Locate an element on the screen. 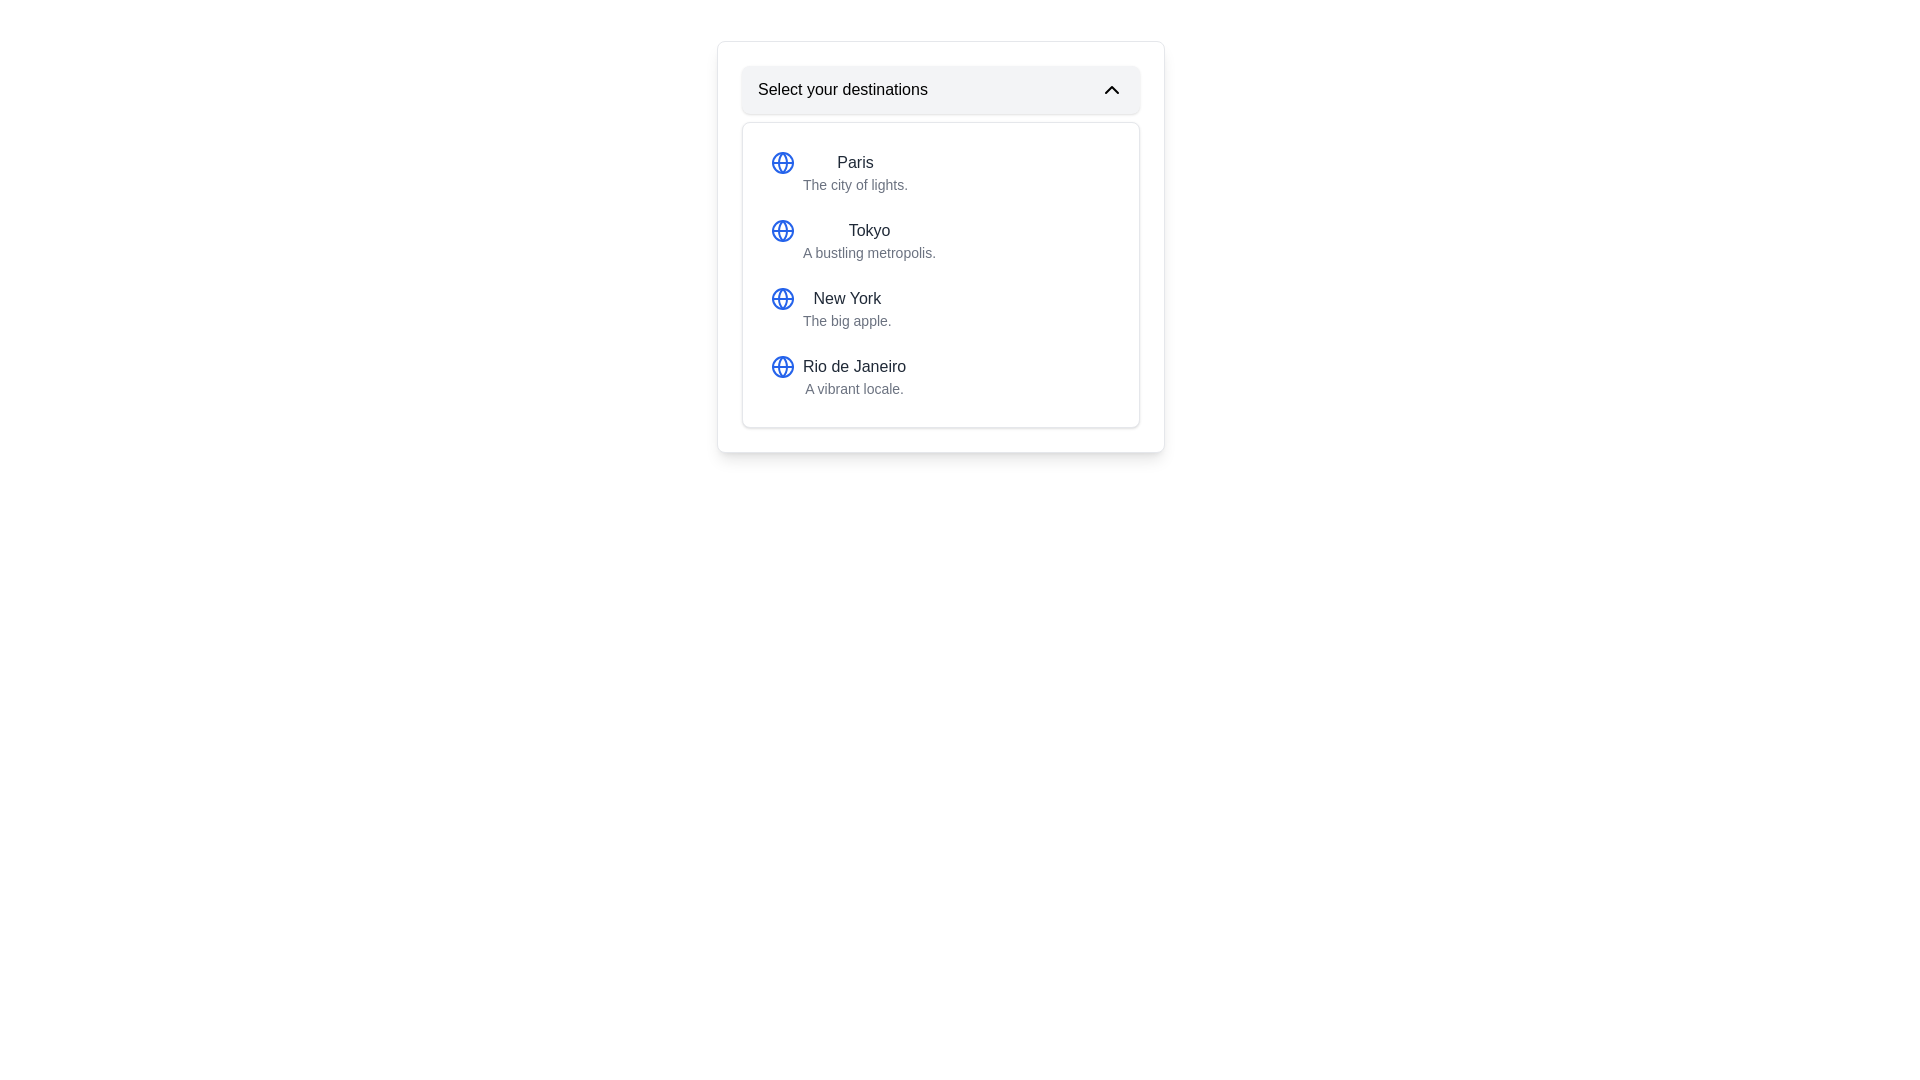 The image size is (1920, 1080). the blue circular SVG element that is part of the globe icon for 'New York' by clicking on its center is located at coordinates (781, 299).